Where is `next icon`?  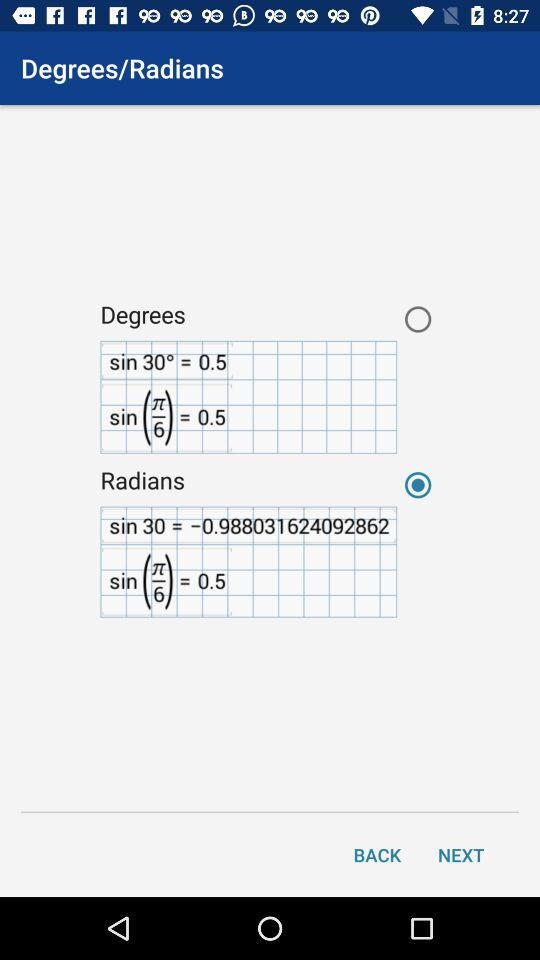
next icon is located at coordinates (461, 853).